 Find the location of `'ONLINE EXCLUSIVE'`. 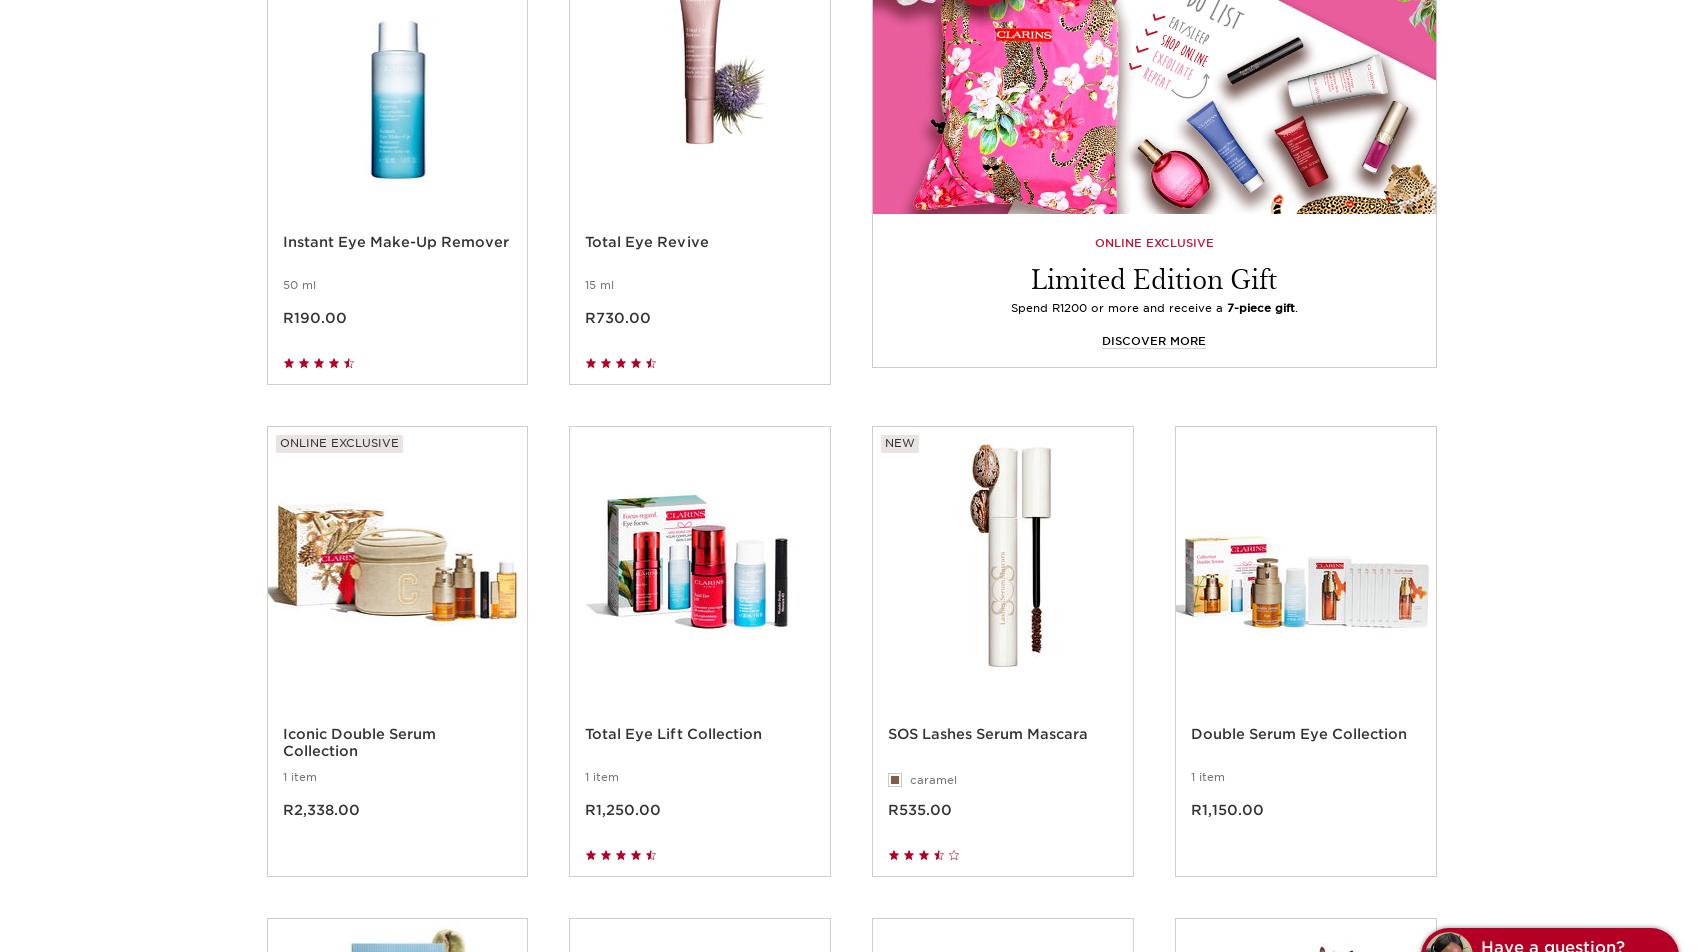

'ONLINE EXCLUSIVE' is located at coordinates (1153, 265).